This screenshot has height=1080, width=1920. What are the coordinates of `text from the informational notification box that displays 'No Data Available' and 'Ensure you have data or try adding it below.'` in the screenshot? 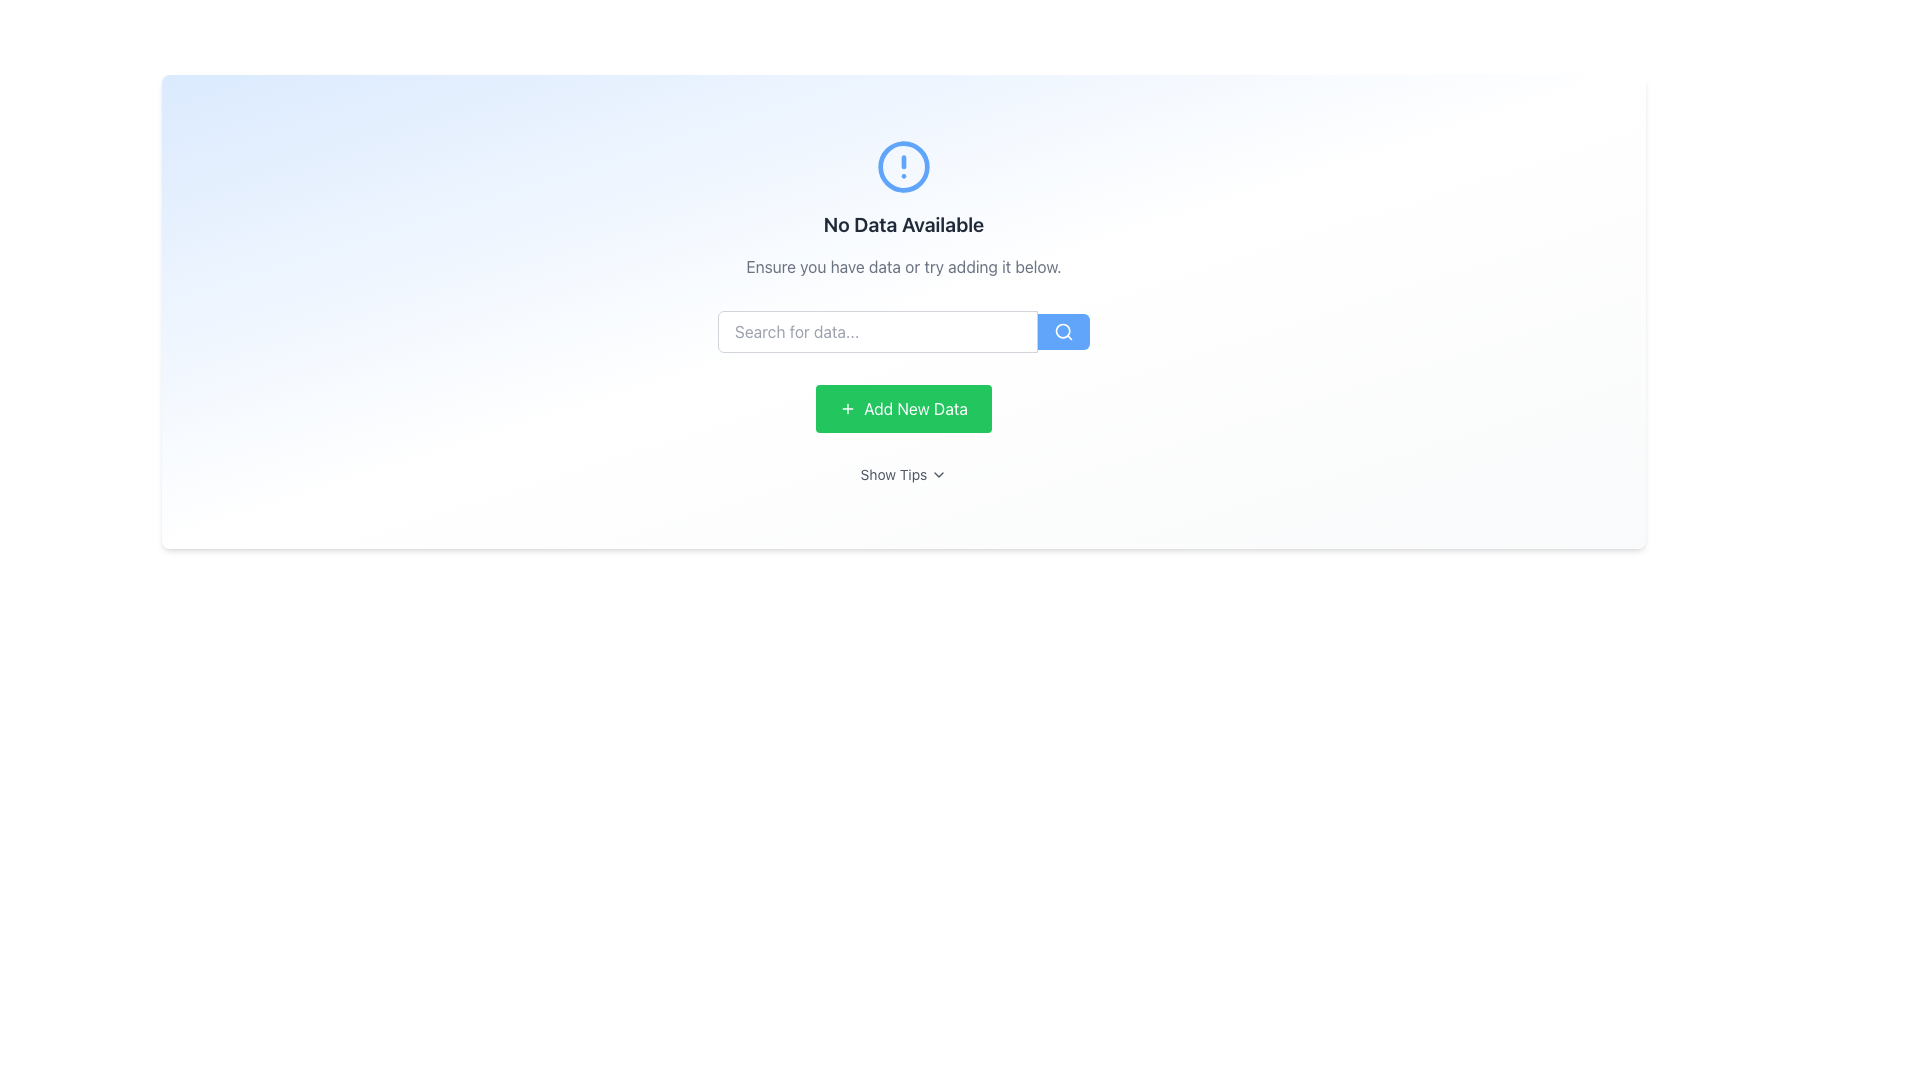 It's located at (902, 208).